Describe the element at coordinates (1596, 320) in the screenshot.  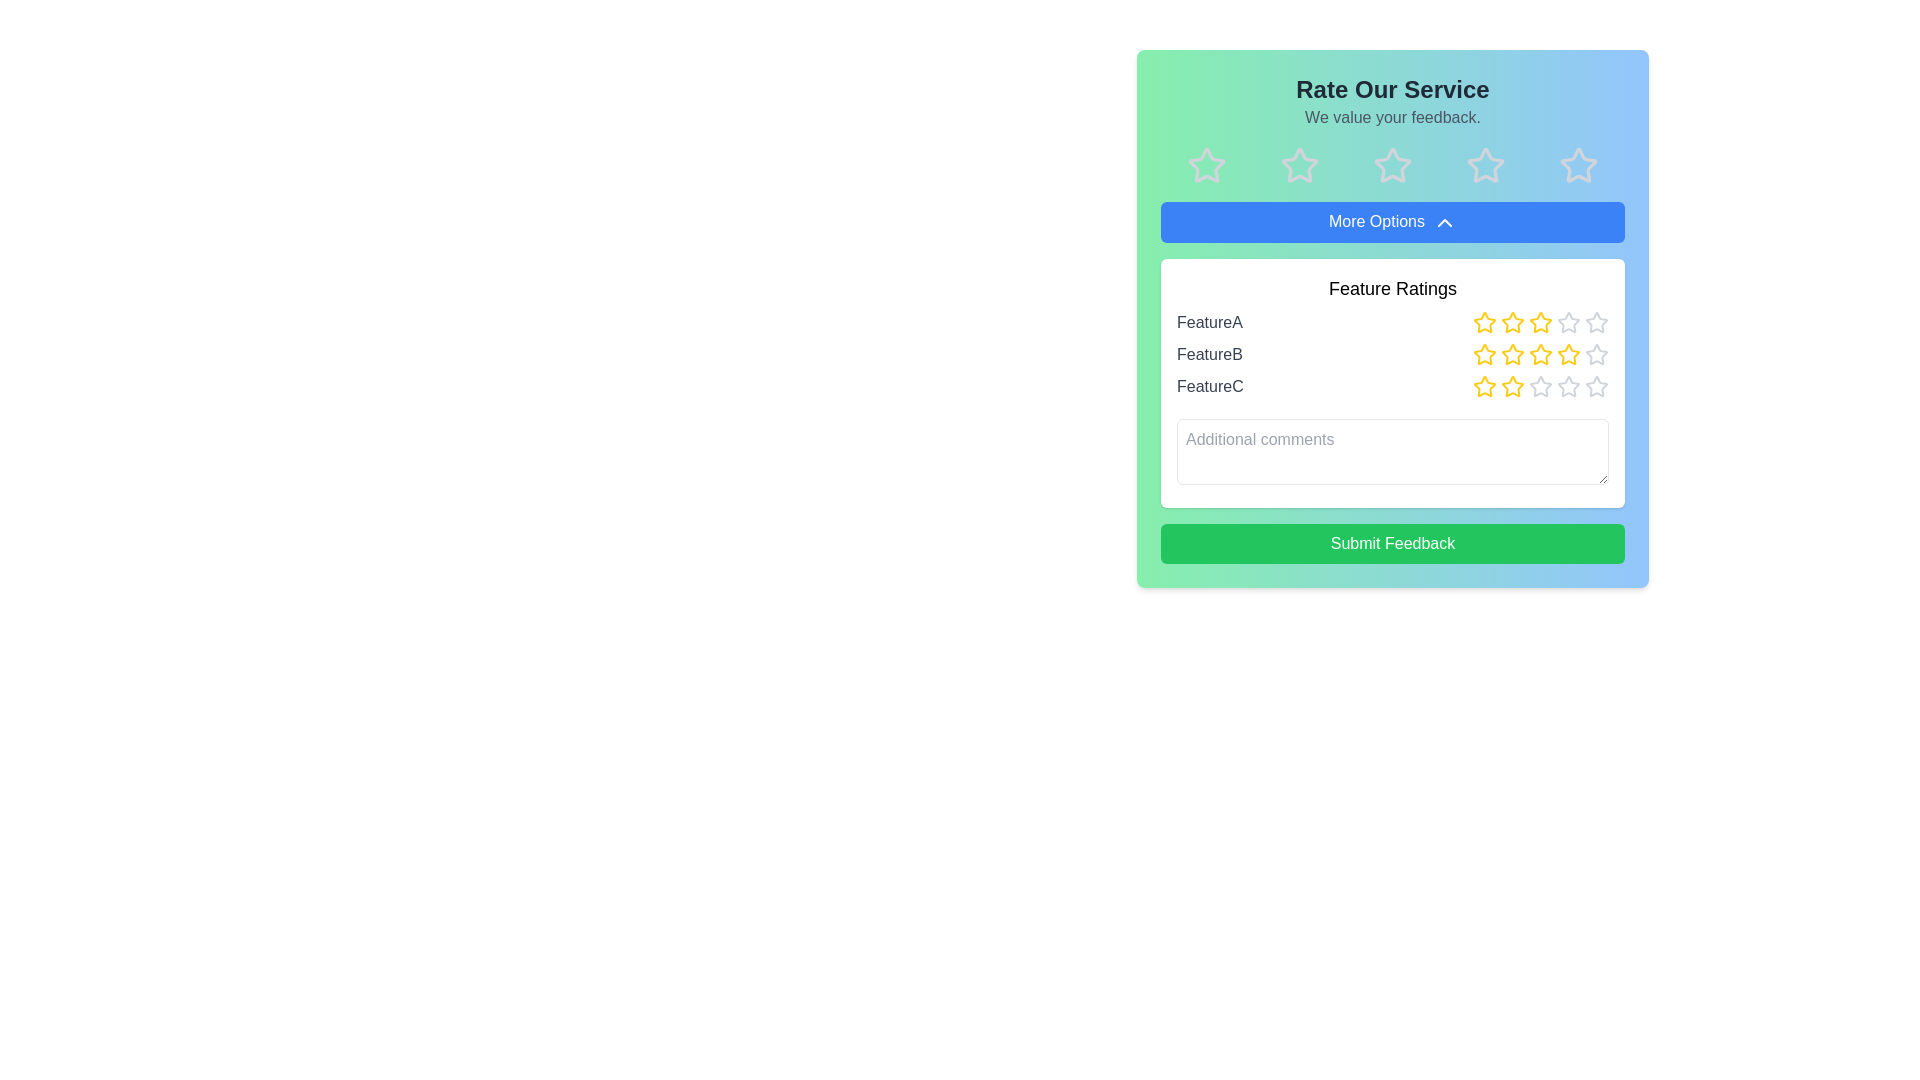
I see `the fifth interactive star rating icon in the 'Feature Ratings' section to set a 5-star rating for 'Feature A'` at that location.